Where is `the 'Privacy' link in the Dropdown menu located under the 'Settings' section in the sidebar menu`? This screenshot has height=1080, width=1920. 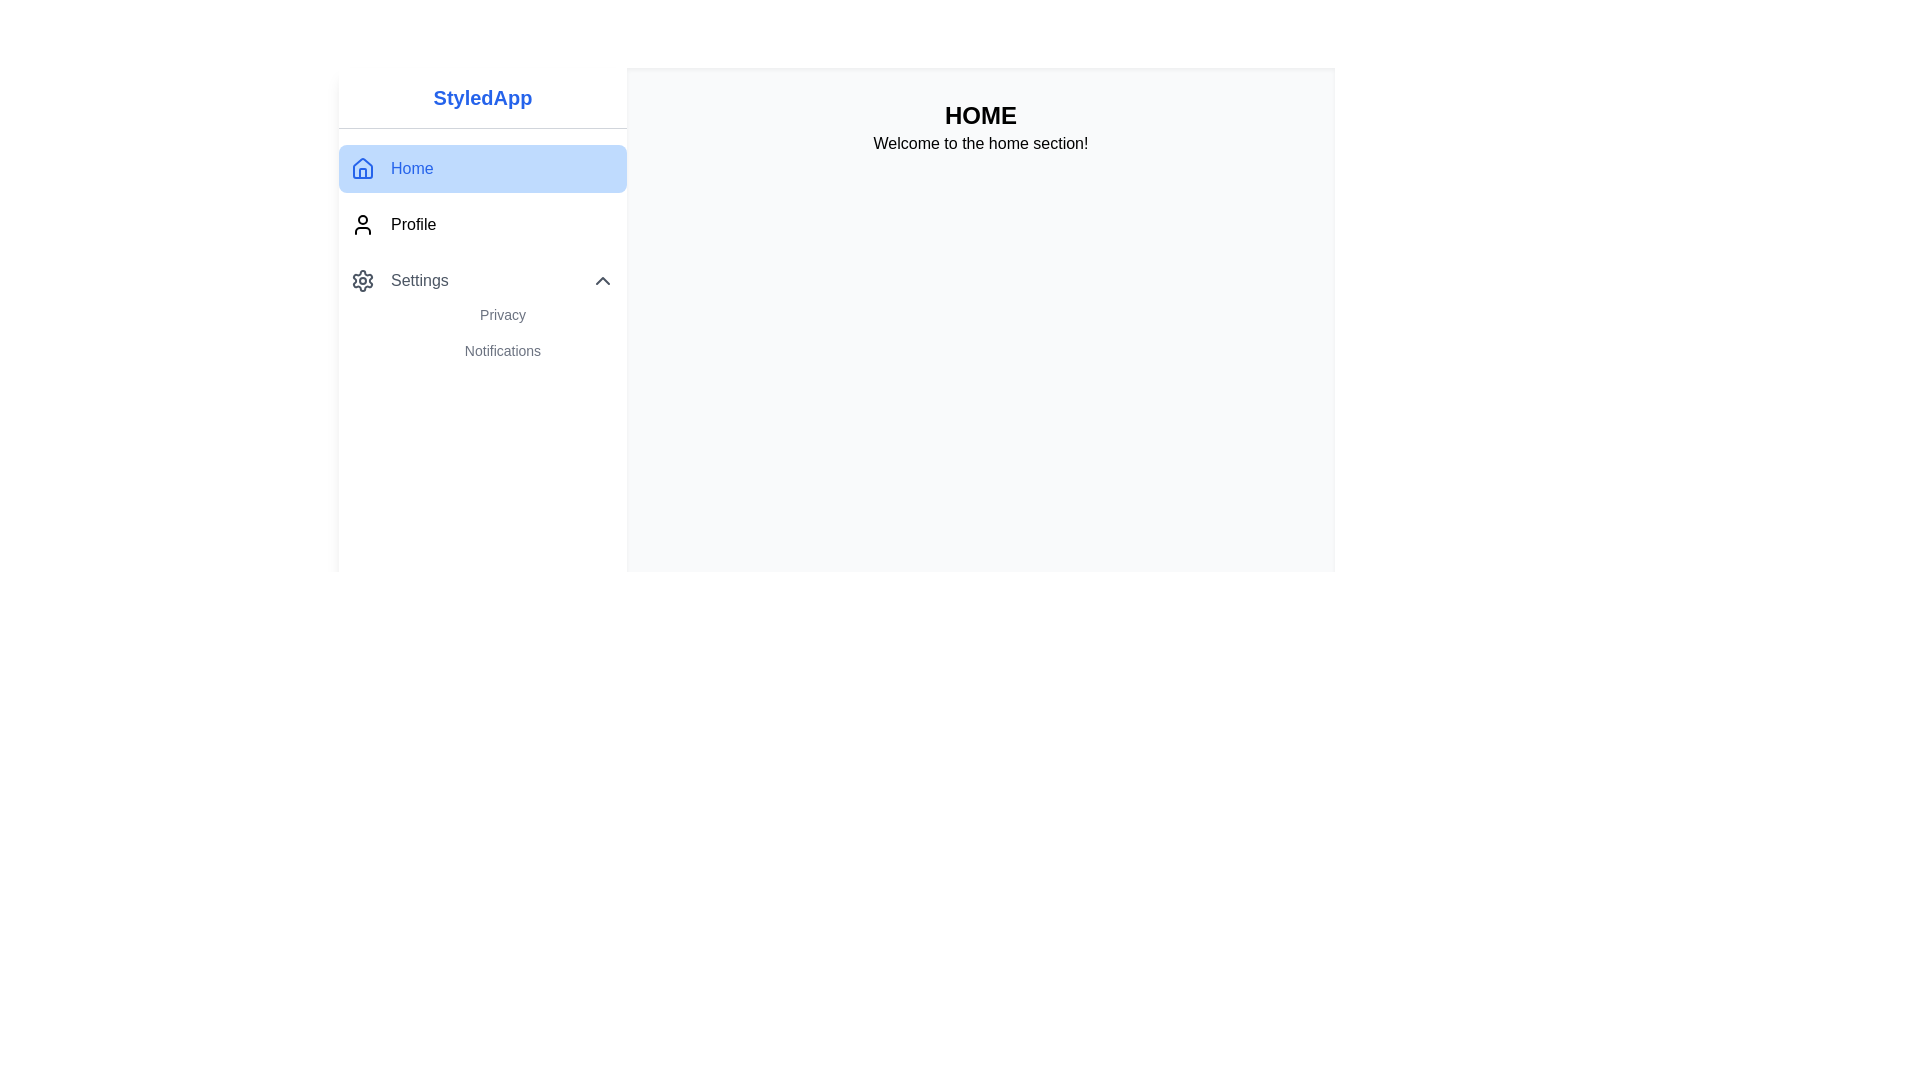 the 'Privacy' link in the Dropdown menu located under the 'Settings' section in the sidebar menu is located at coordinates (483, 315).